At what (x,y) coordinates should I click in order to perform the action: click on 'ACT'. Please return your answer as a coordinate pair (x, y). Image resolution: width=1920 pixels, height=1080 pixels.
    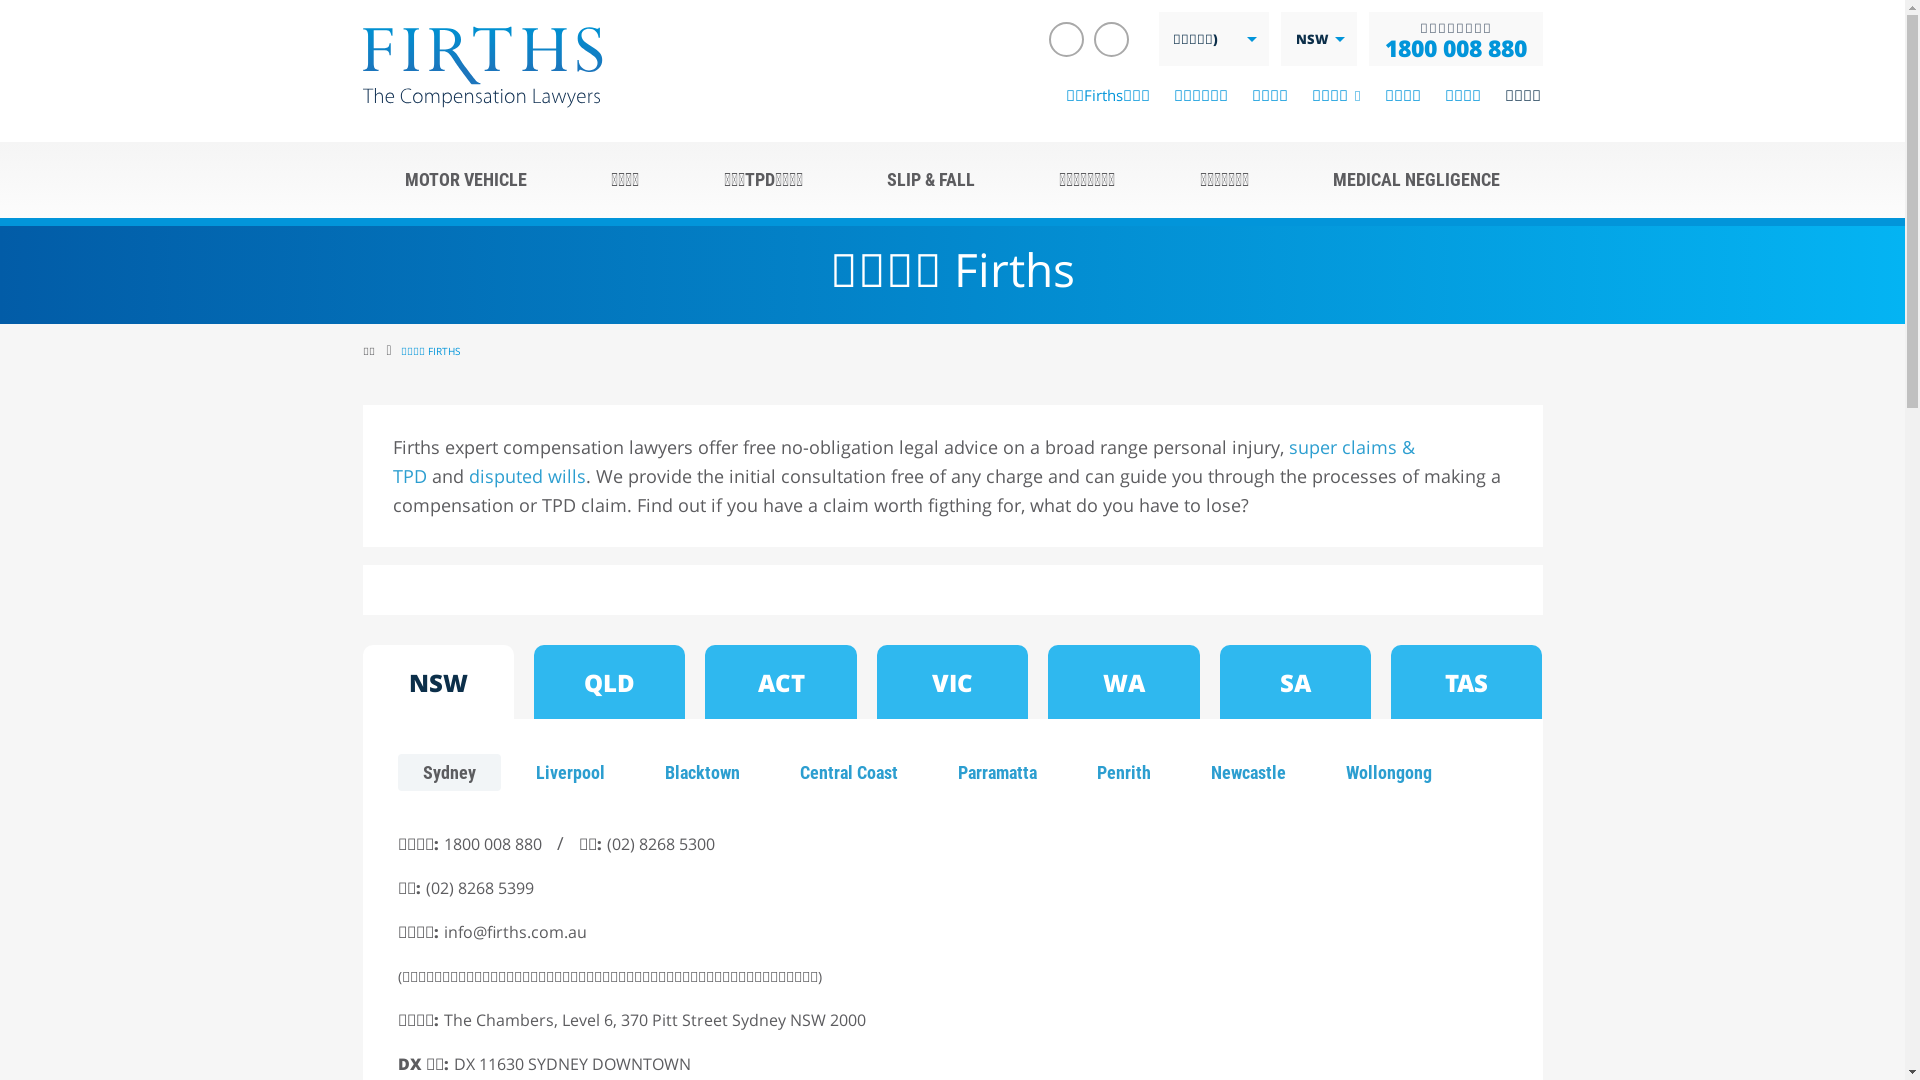
    Looking at the image, I should click on (779, 681).